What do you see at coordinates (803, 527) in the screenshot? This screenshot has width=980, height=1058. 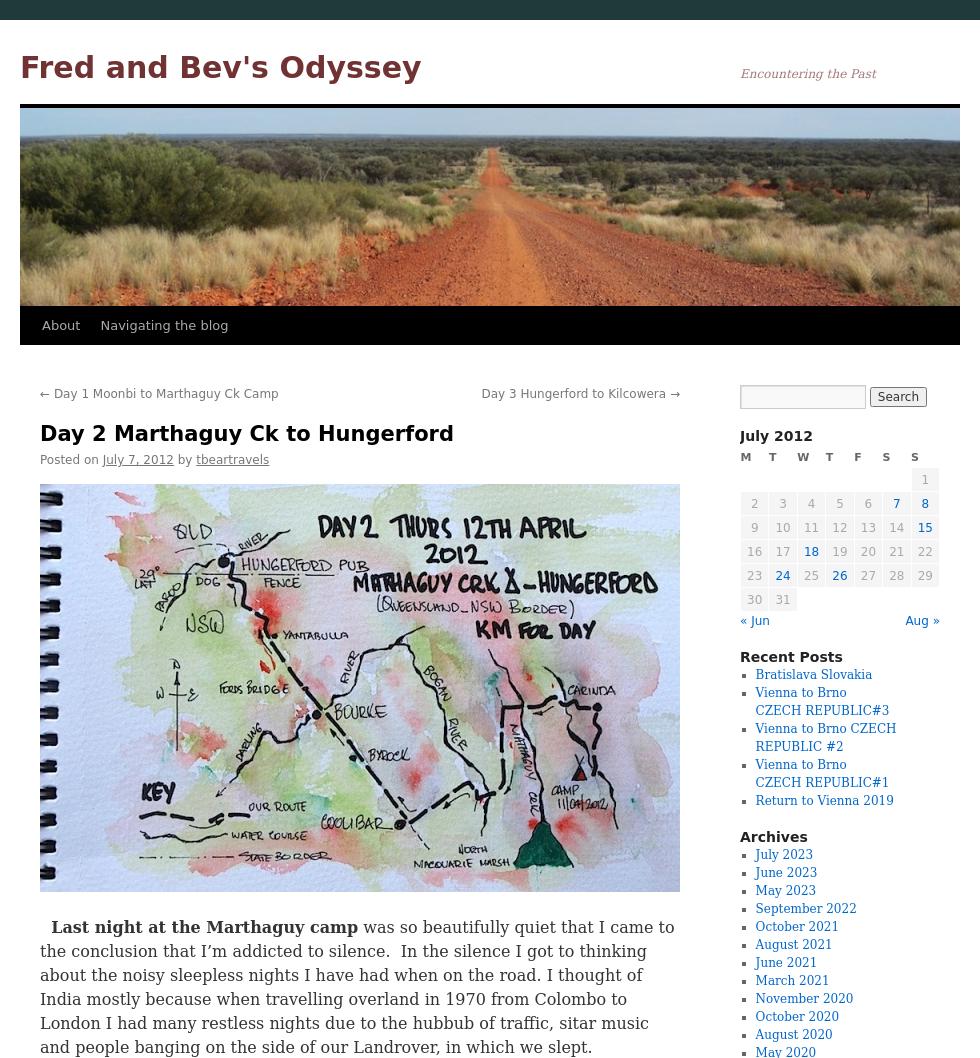 I see `'11'` at bounding box center [803, 527].